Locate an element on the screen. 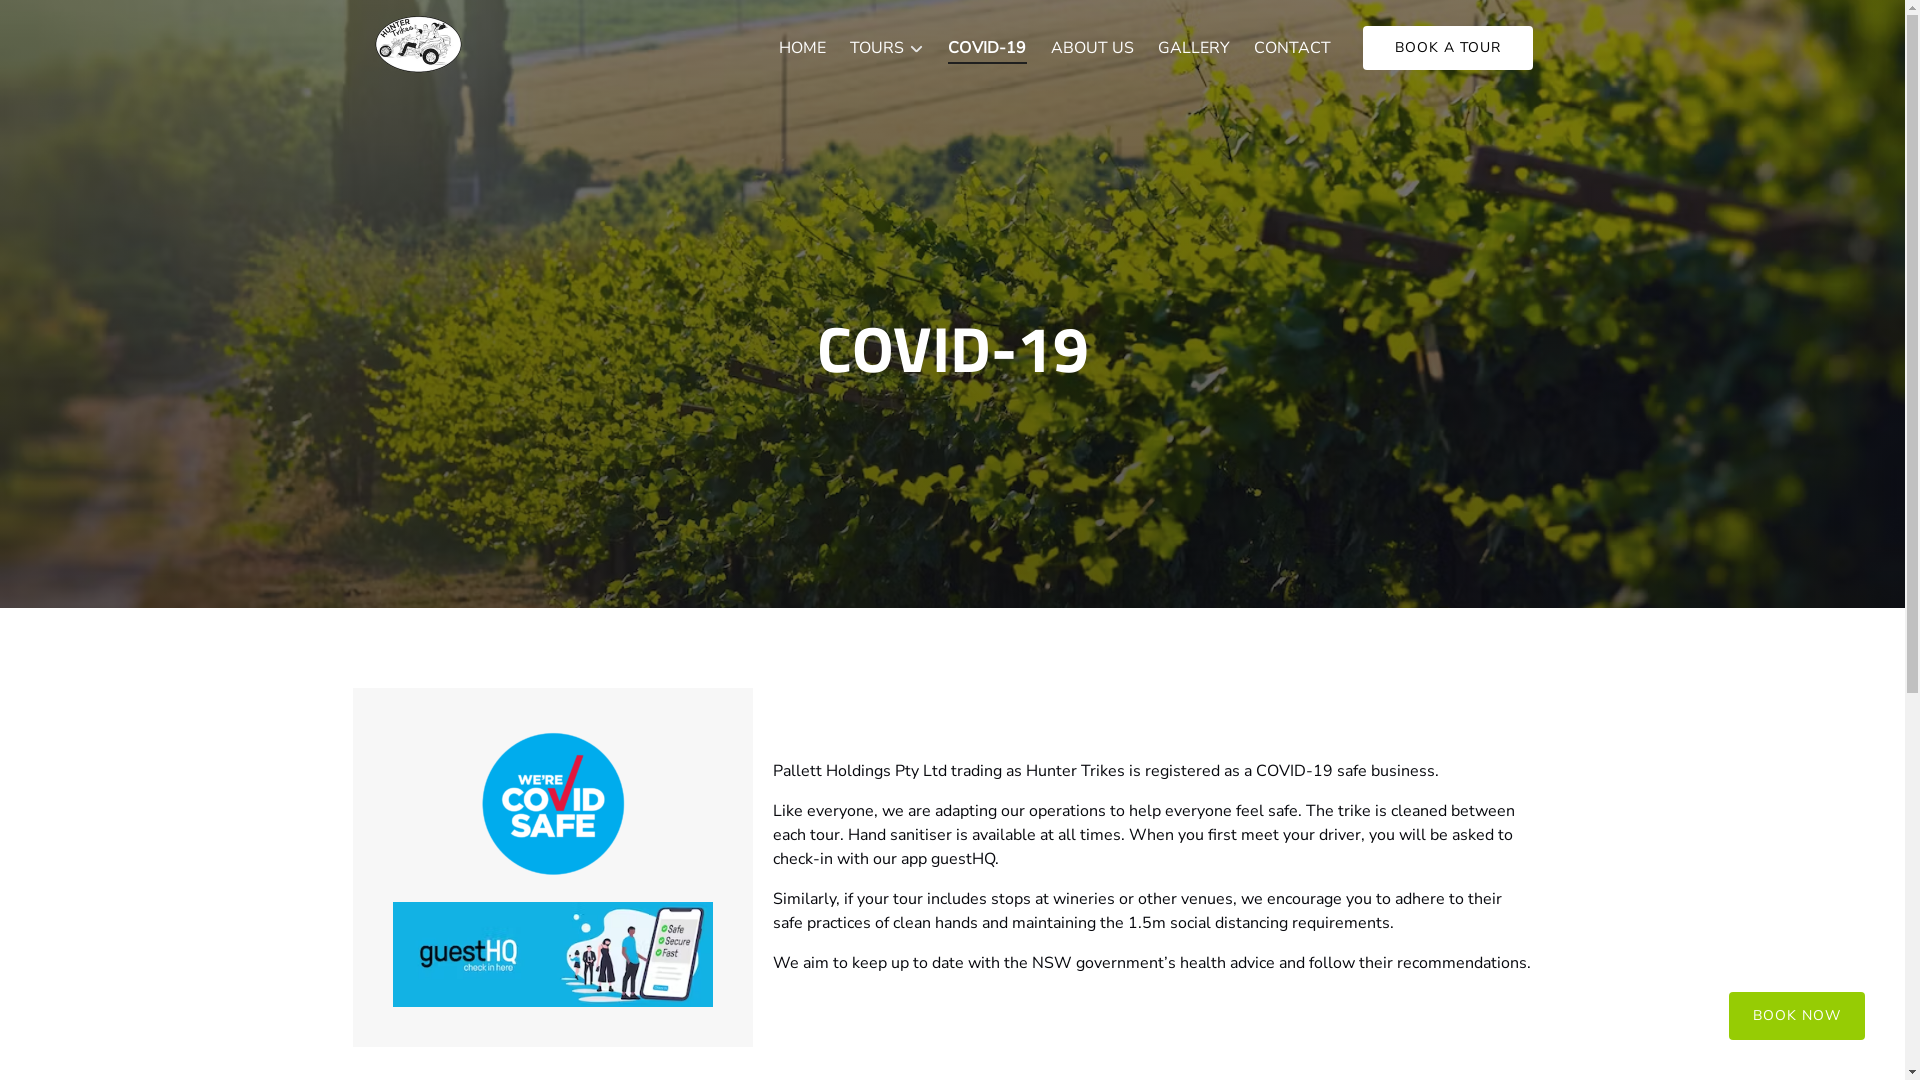 Image resolution: width=1920 pixels, height=1080 pixels. 'guesthq image' is located at coordinates (552, 953).